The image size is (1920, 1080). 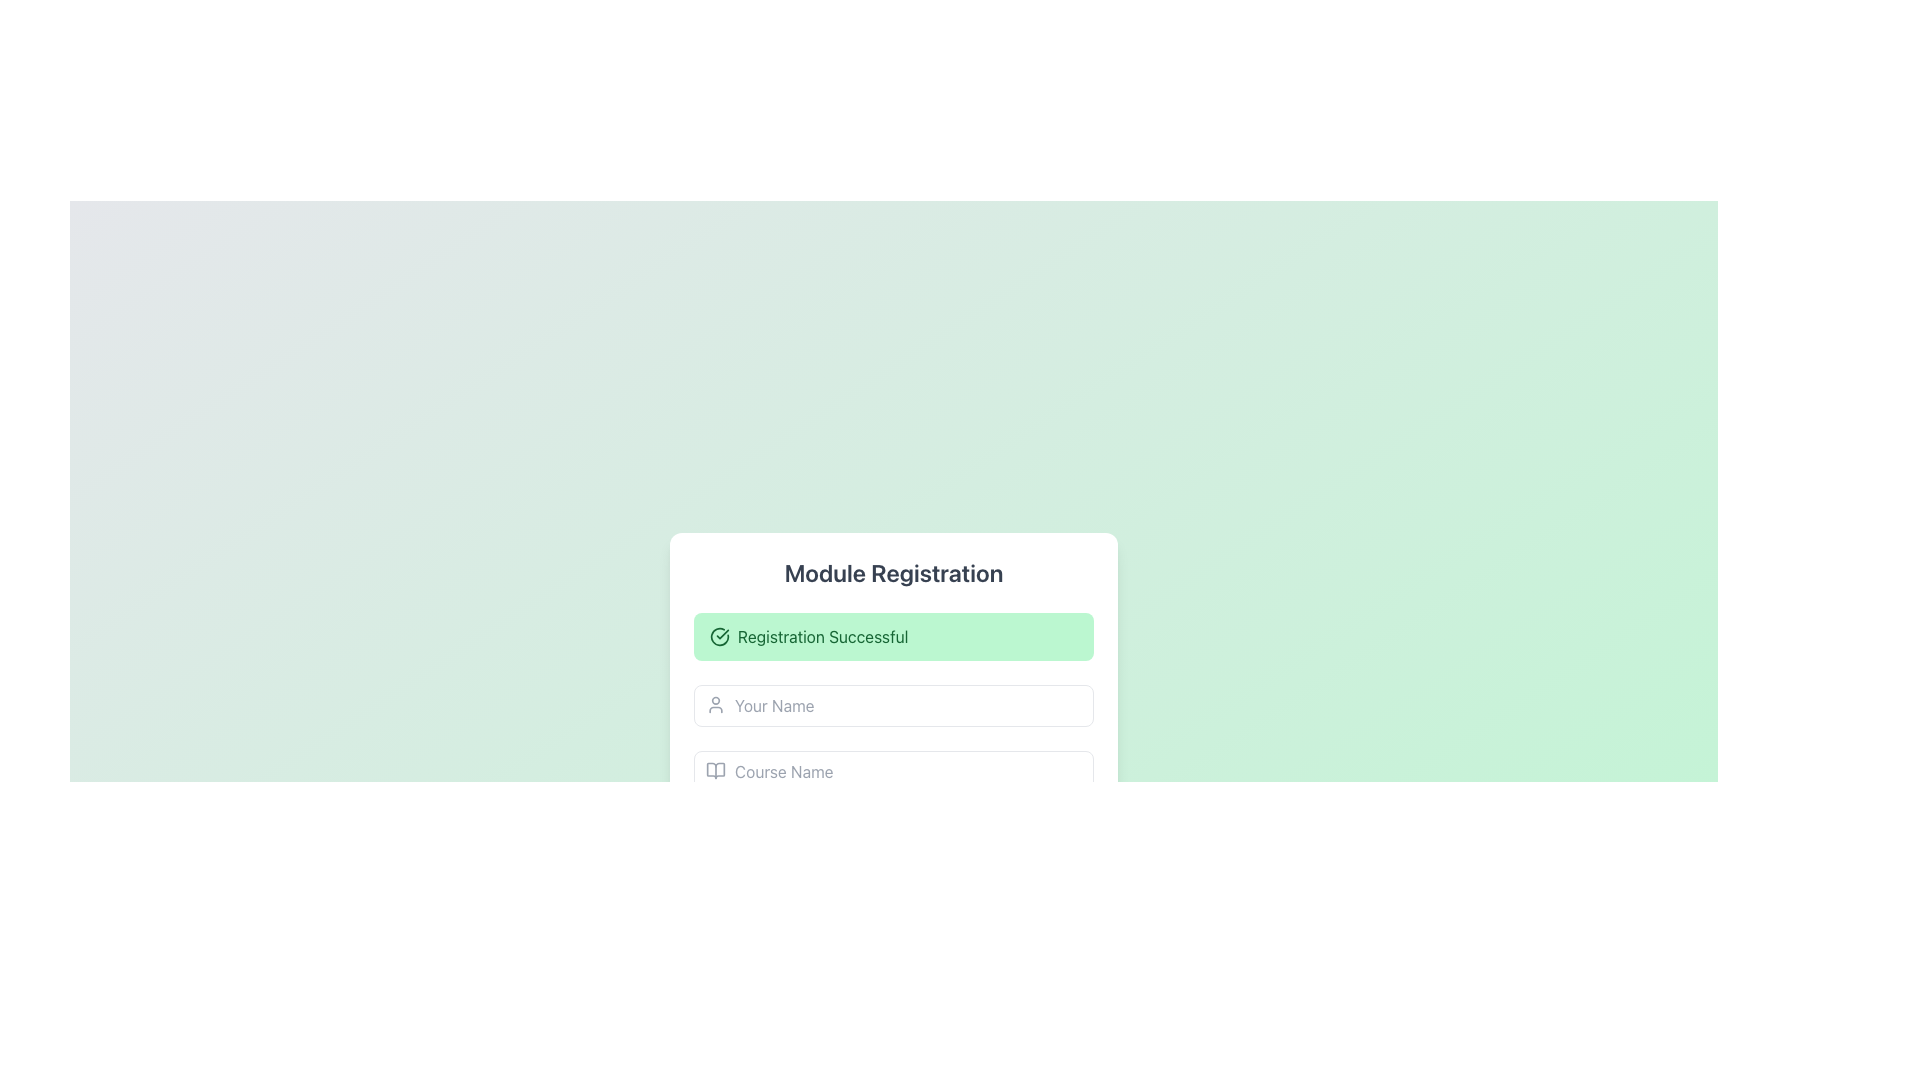 What do you see at coordinates (720, 636) in the screenshot?
I see `the green circular checkmark icon located inside the notification box with the text 'Registration Successful', which is positioned below the heading 'Module Registration'` at bounding box center [720, 636].